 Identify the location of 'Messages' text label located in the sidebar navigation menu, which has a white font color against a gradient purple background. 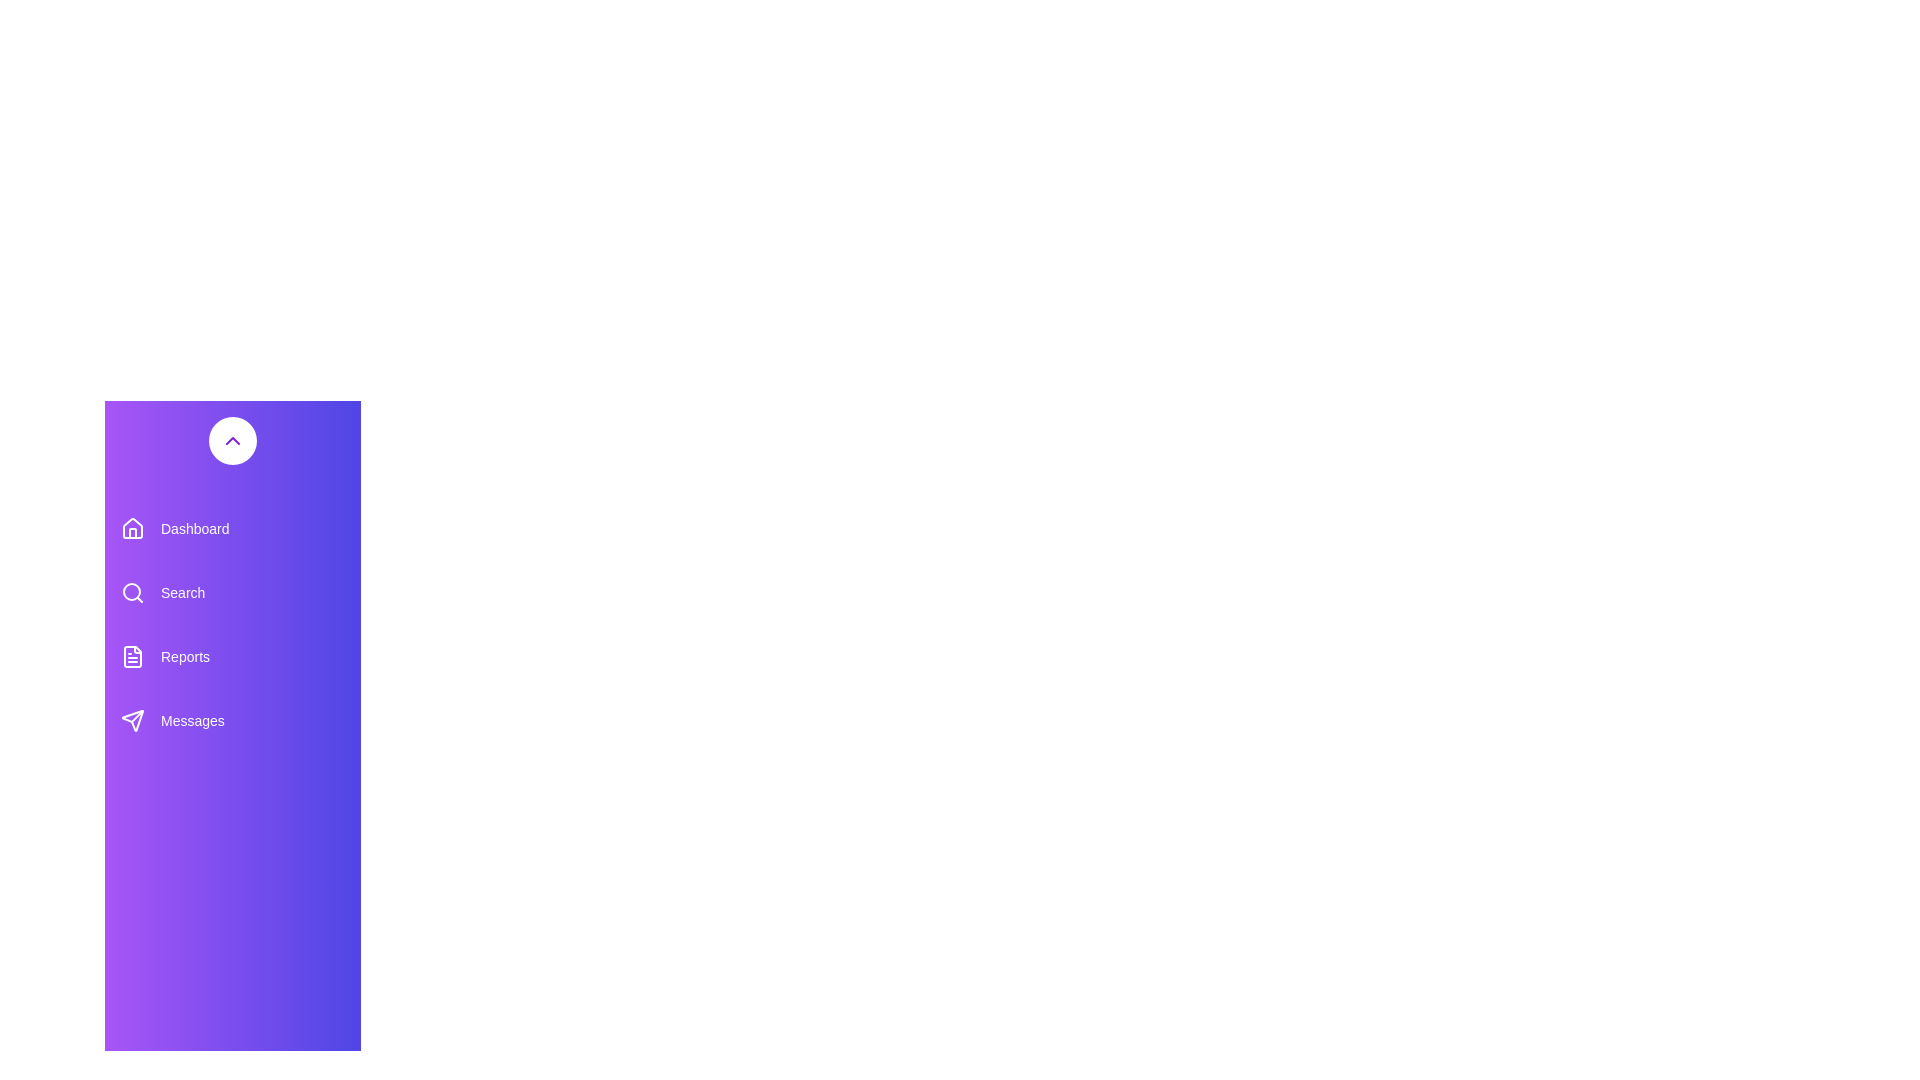
(192, 721).